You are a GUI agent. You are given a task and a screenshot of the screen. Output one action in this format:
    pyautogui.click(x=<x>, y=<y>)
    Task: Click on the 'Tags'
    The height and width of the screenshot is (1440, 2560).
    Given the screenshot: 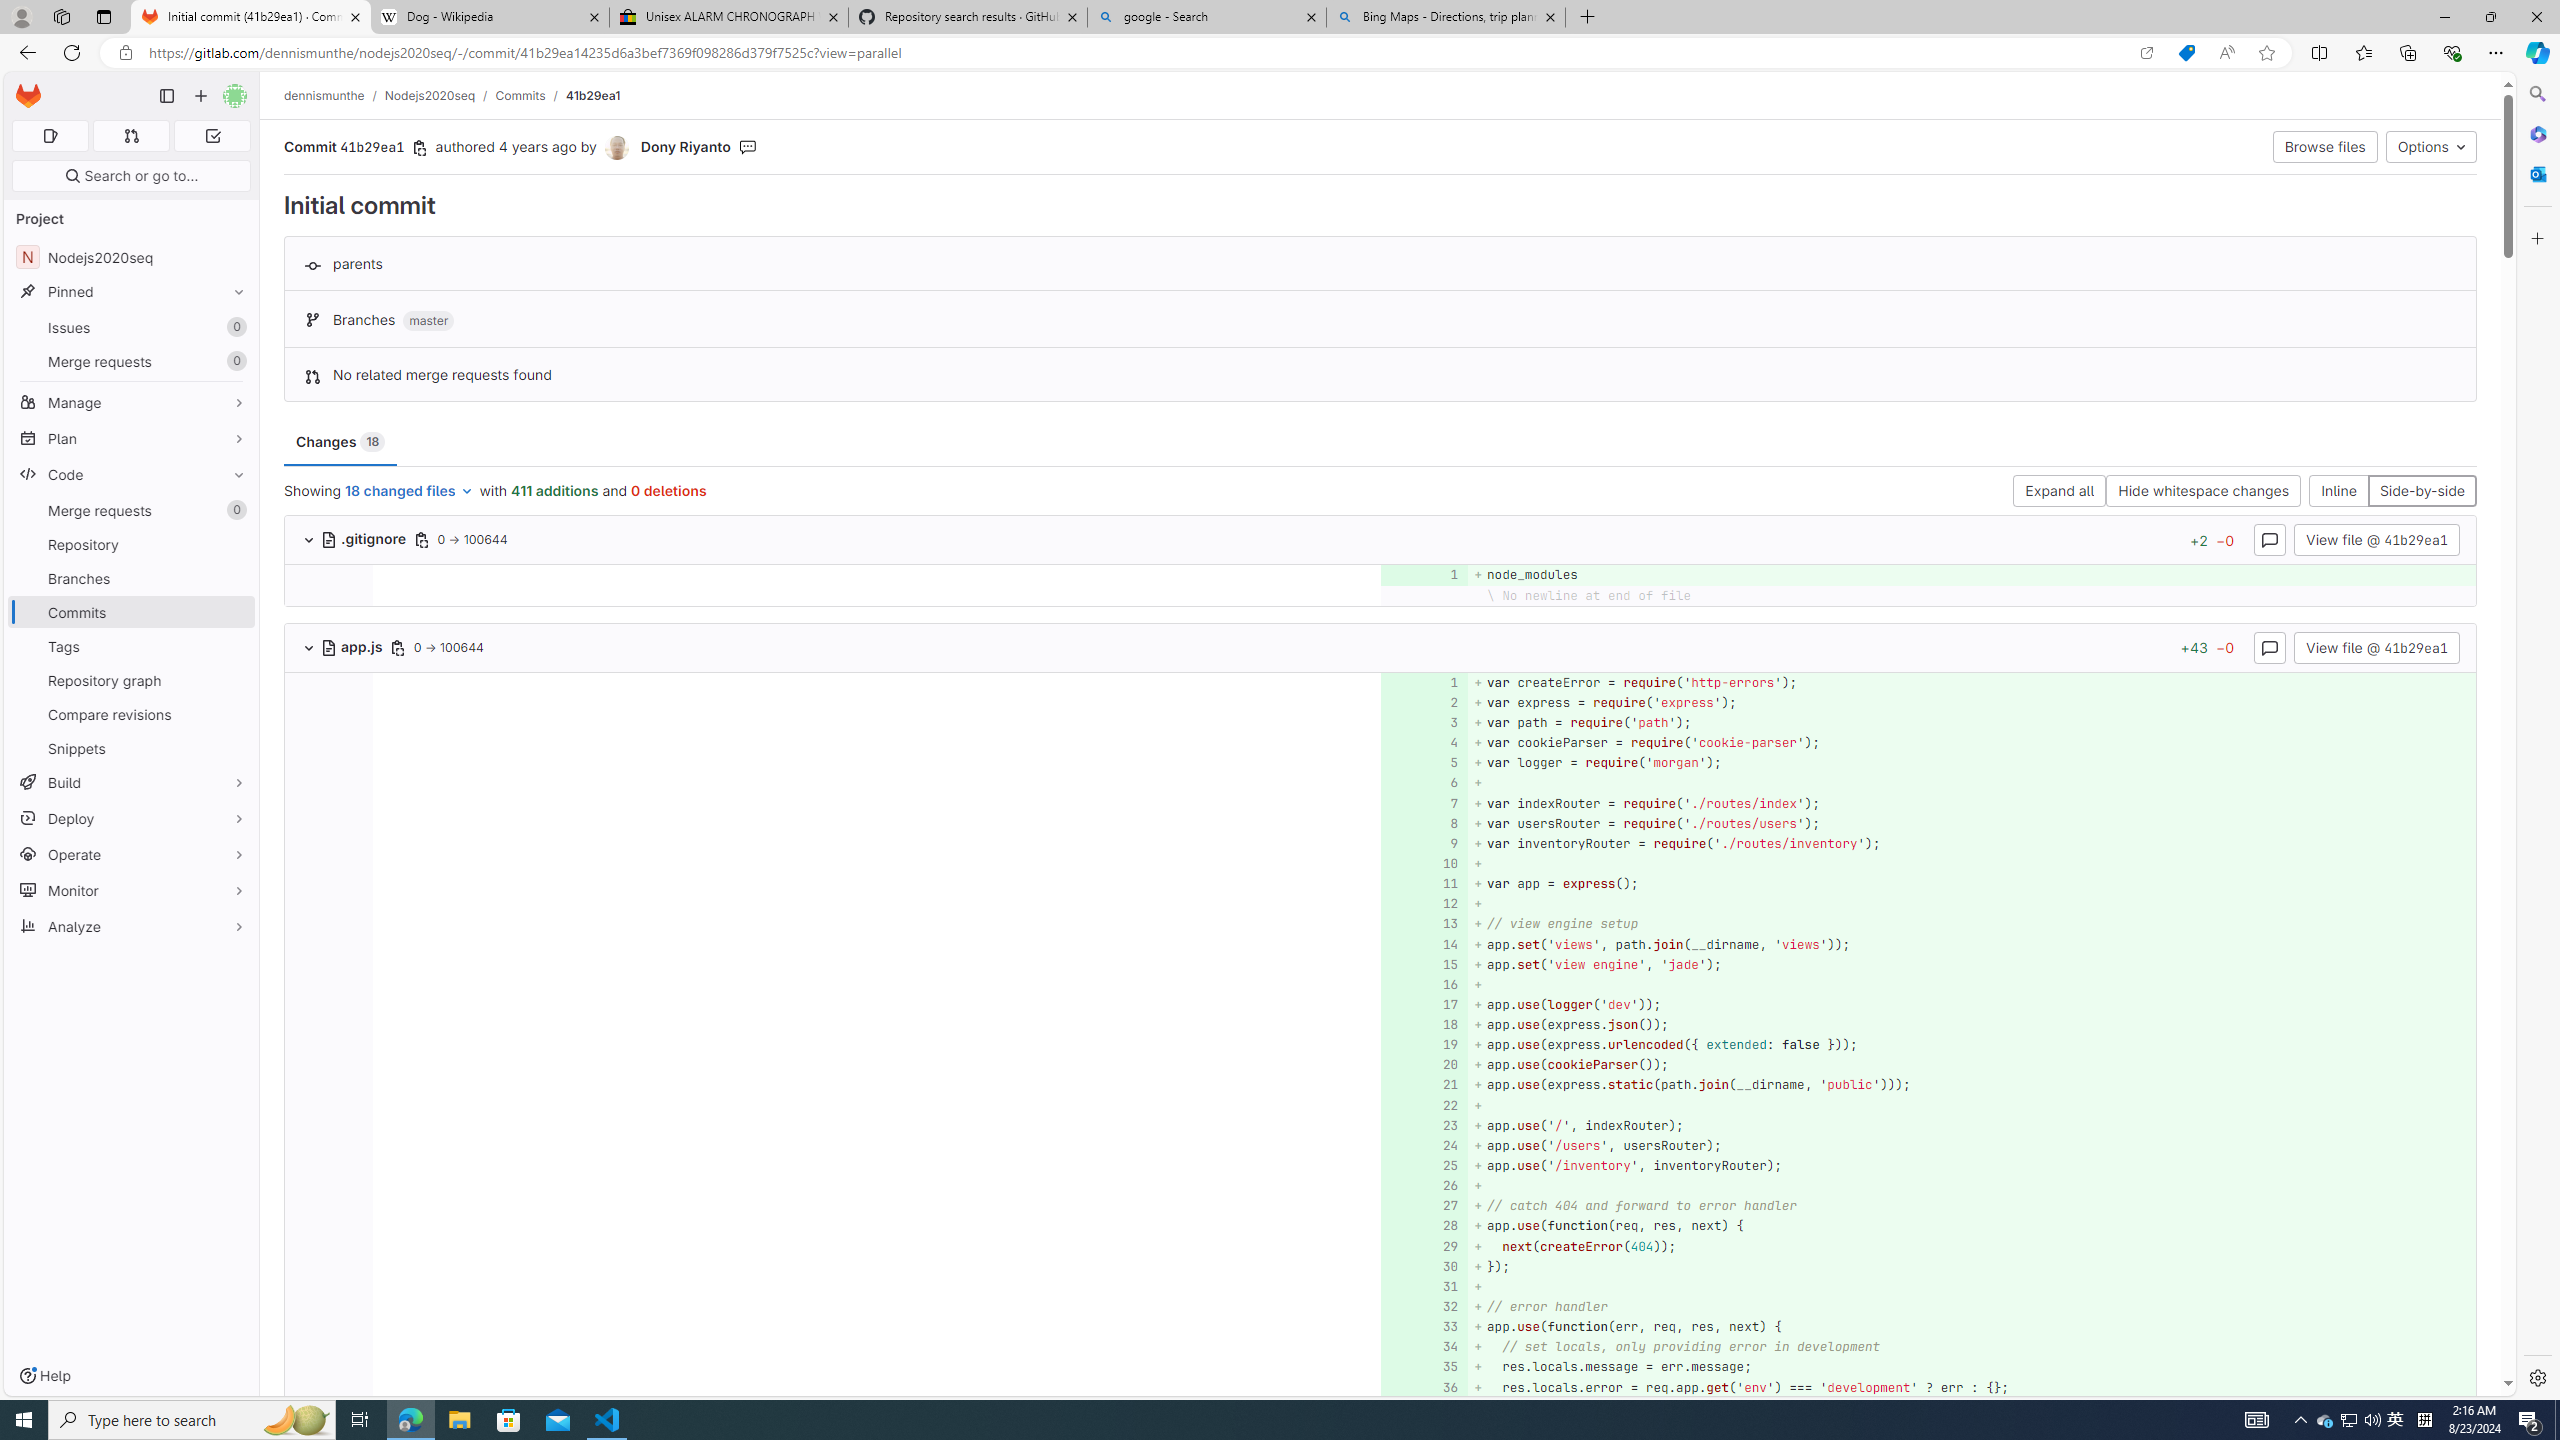 What is the action you would take?
    pyautogui.click(x=130, y=646)
    